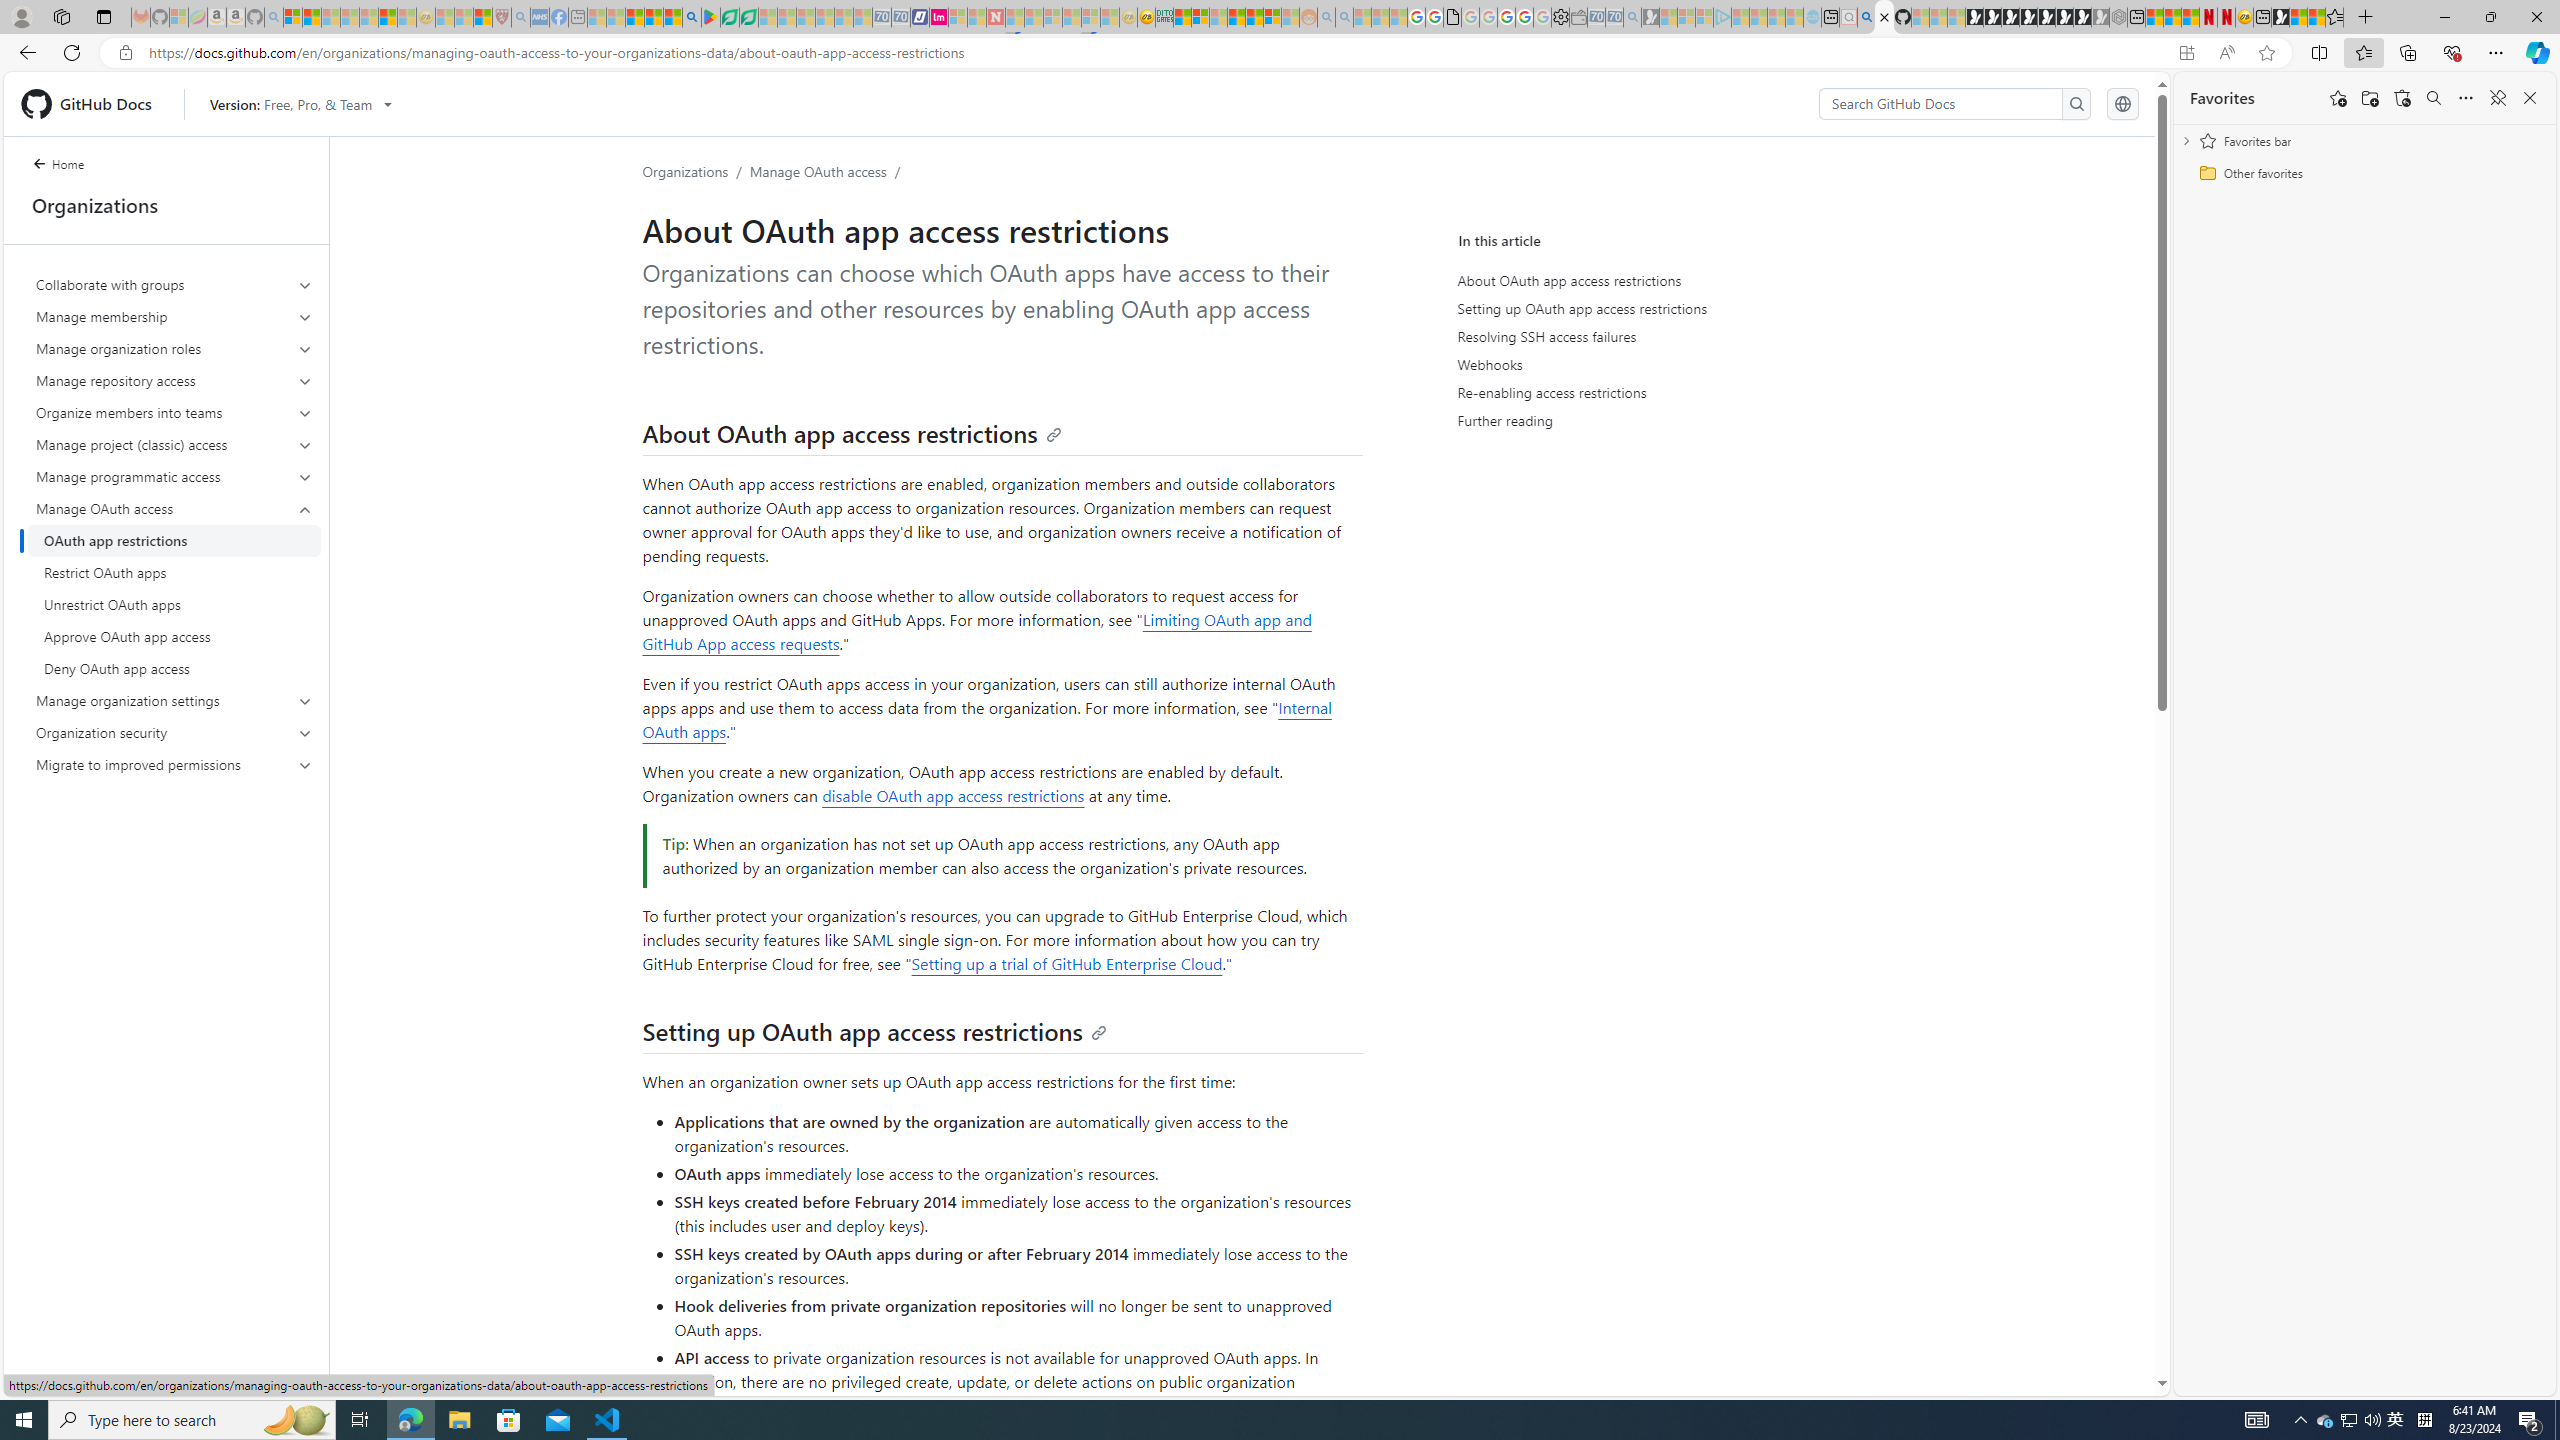 This screenshot has width=2560, height=1440. What do you see at coordinates (696, 171) in the screenshot?
I see `'Organizations/'` at bounding box center [696, 171].